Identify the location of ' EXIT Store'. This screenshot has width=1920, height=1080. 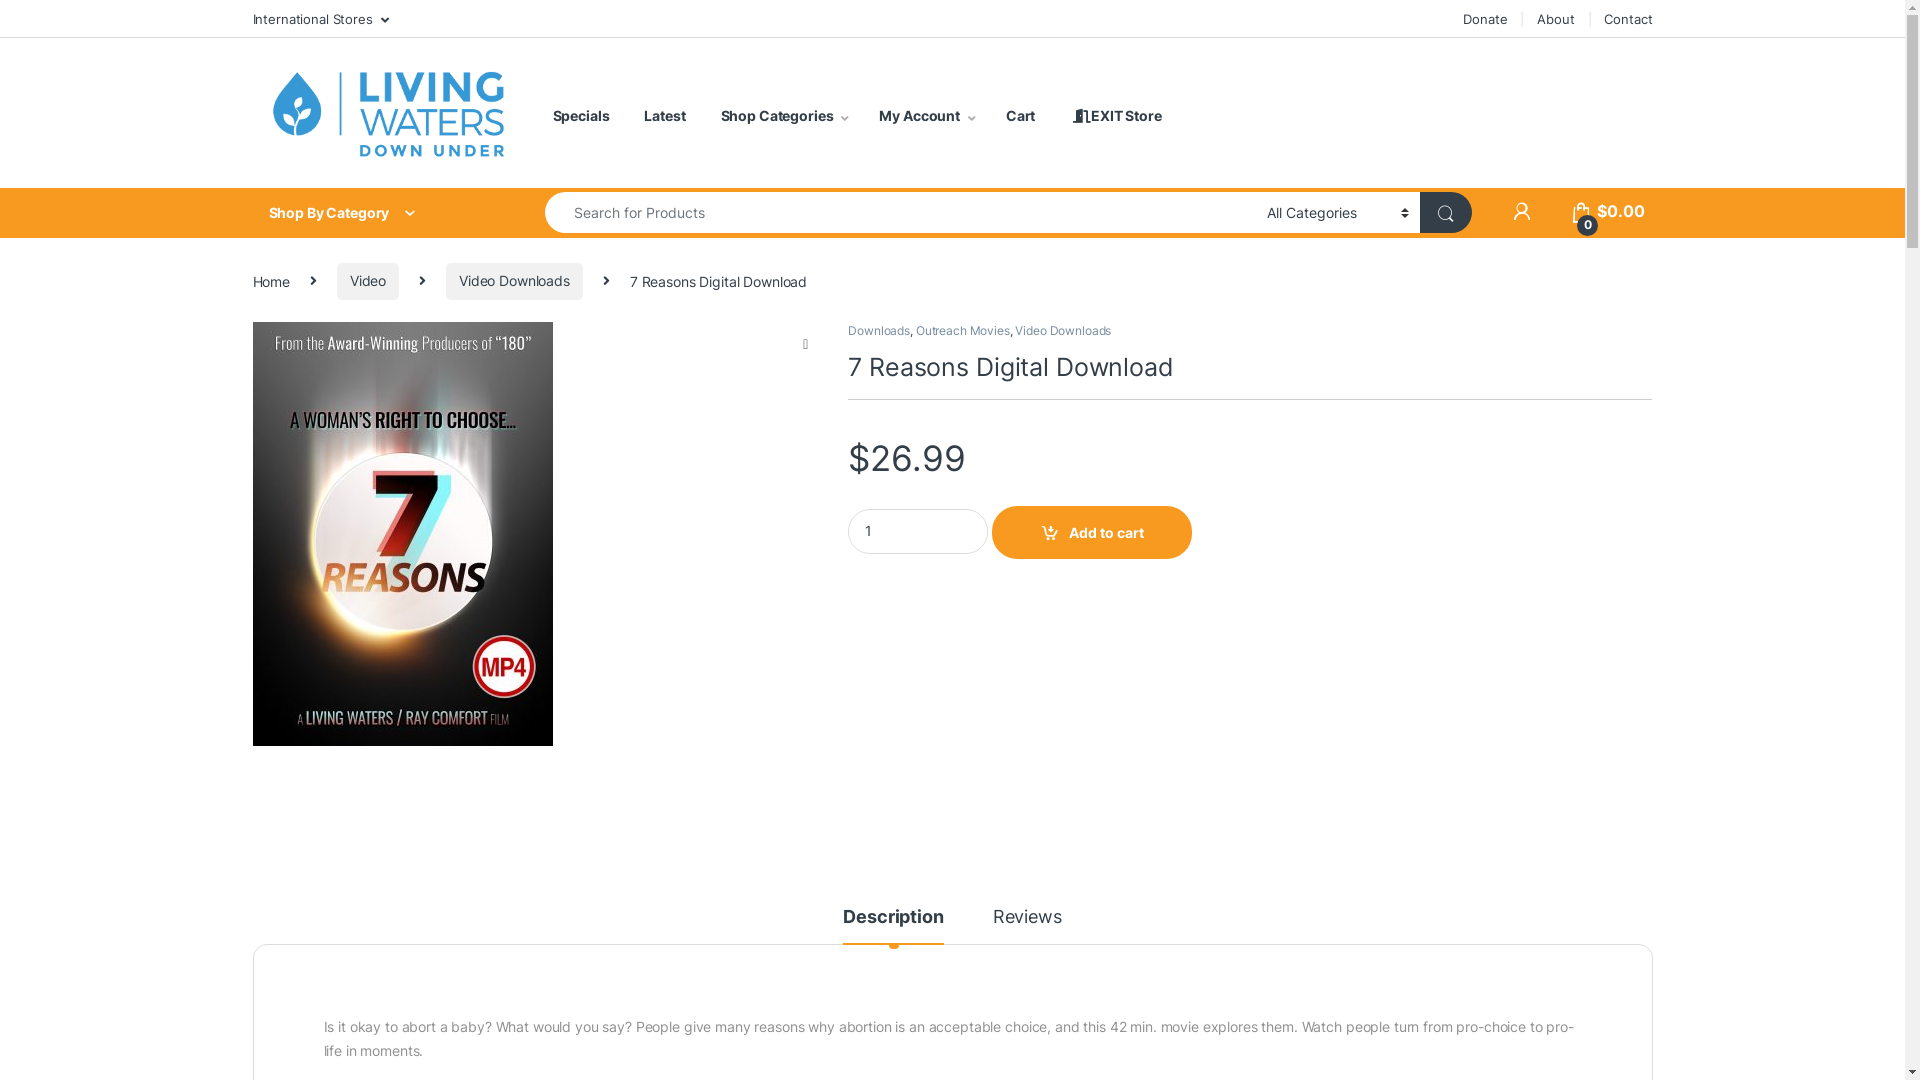
(1114, 115).